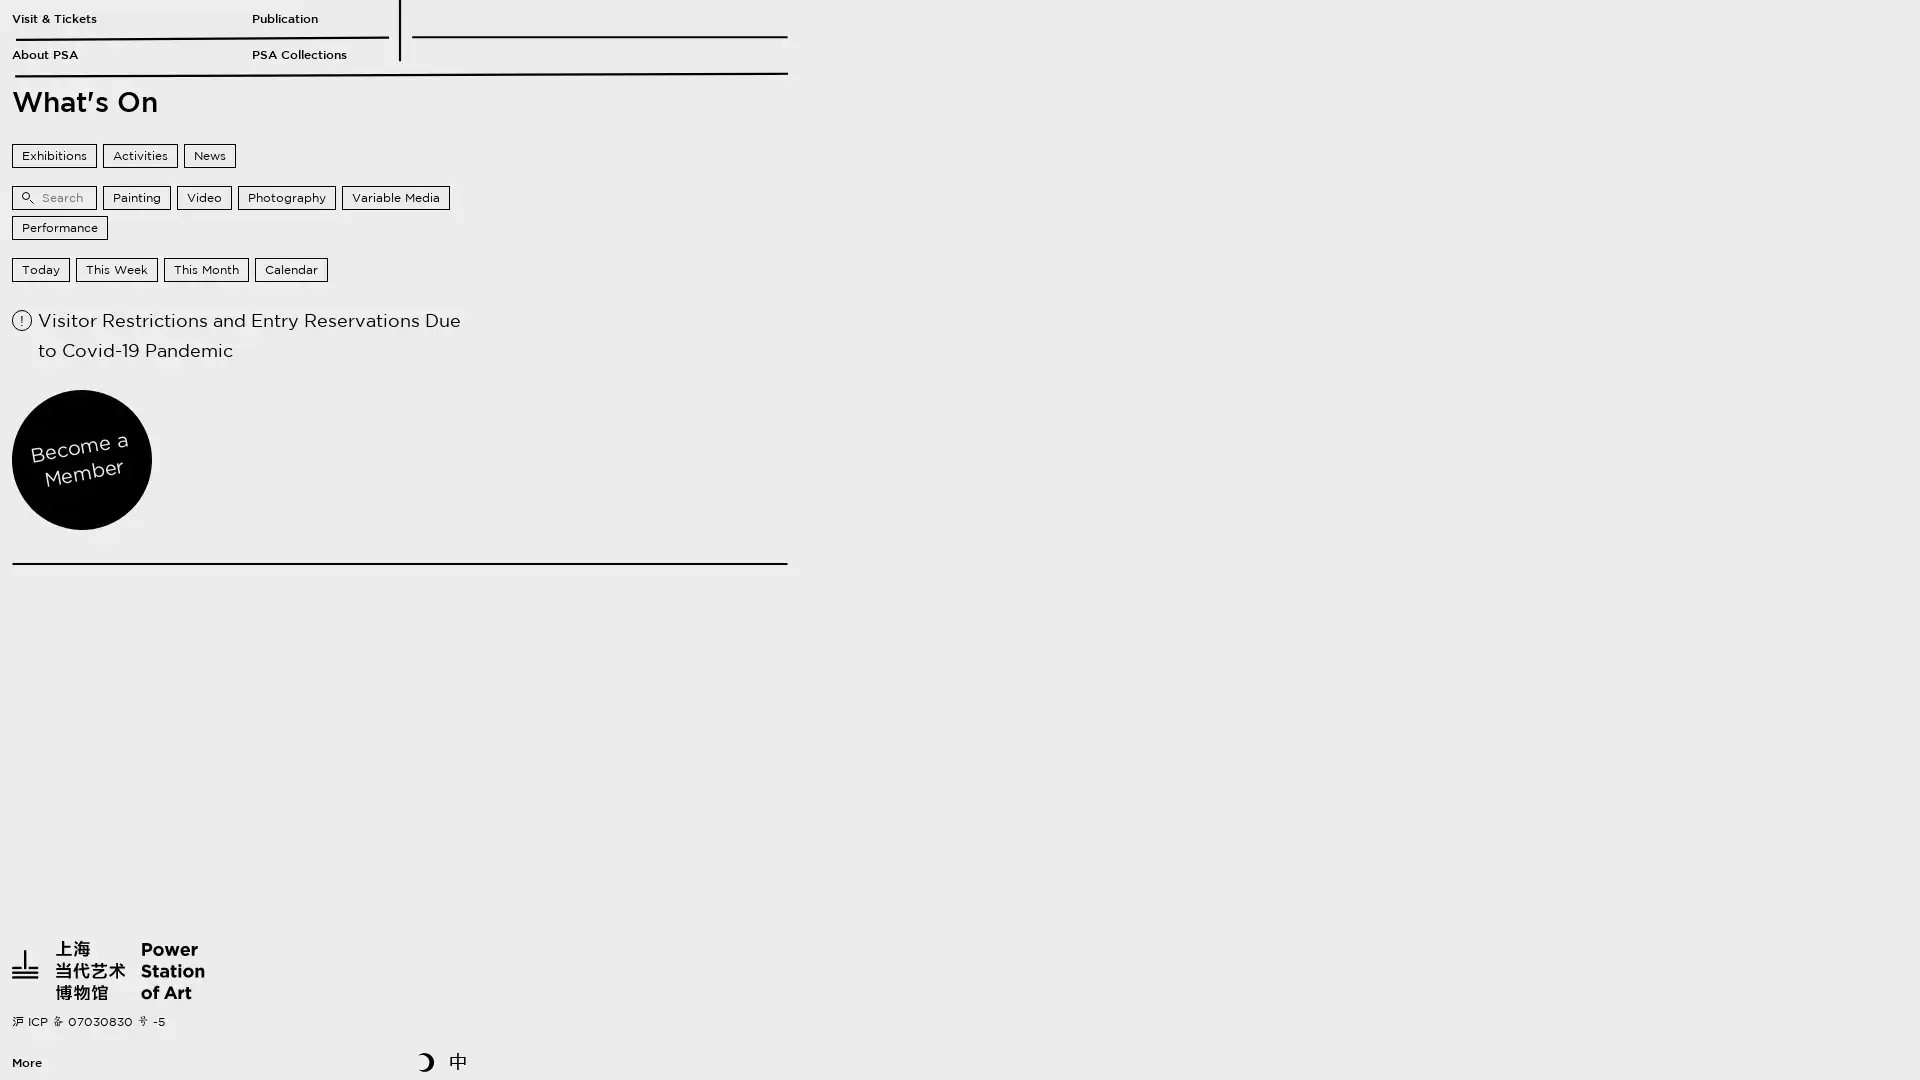 The width and height of the screenshot is (1920, 1080). Describe the element at coordinates (115, 270) in the screenshot. I see `This Week` at that location.